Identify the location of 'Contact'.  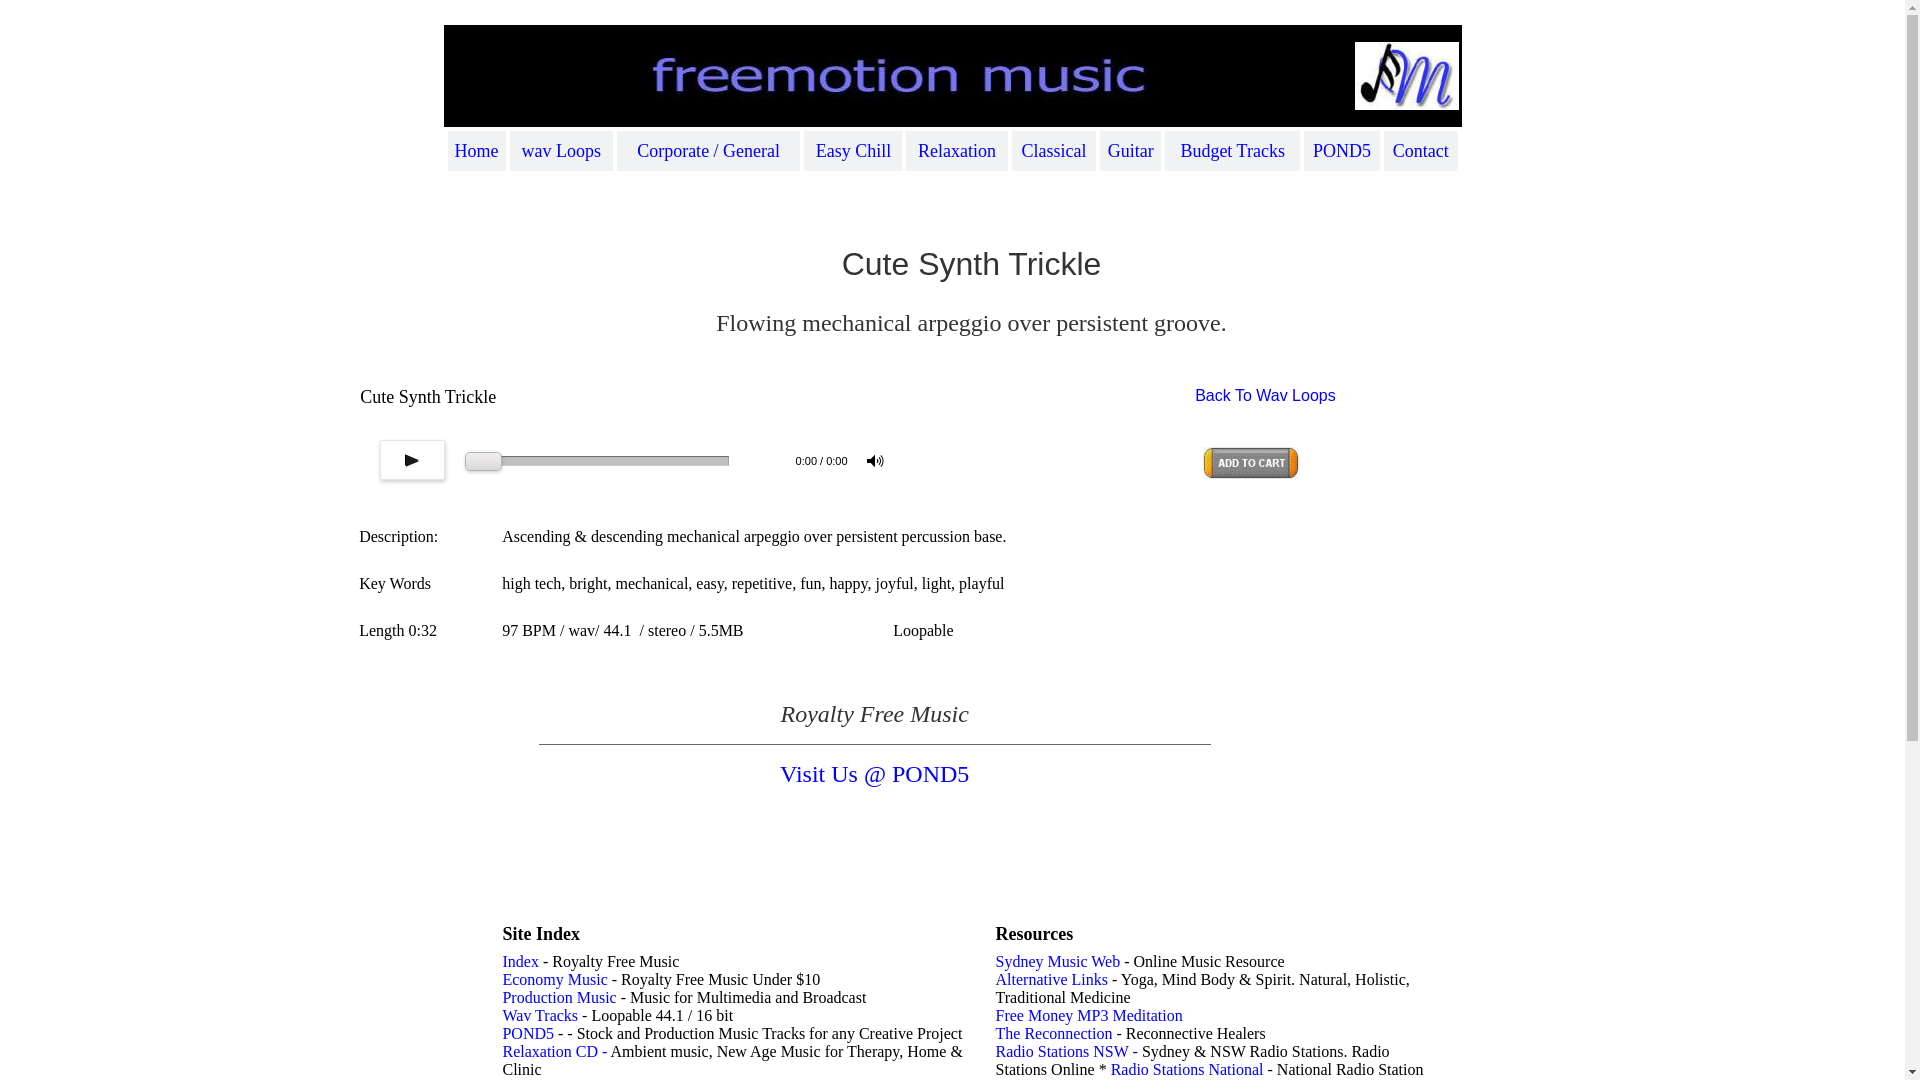
(1419, 149).